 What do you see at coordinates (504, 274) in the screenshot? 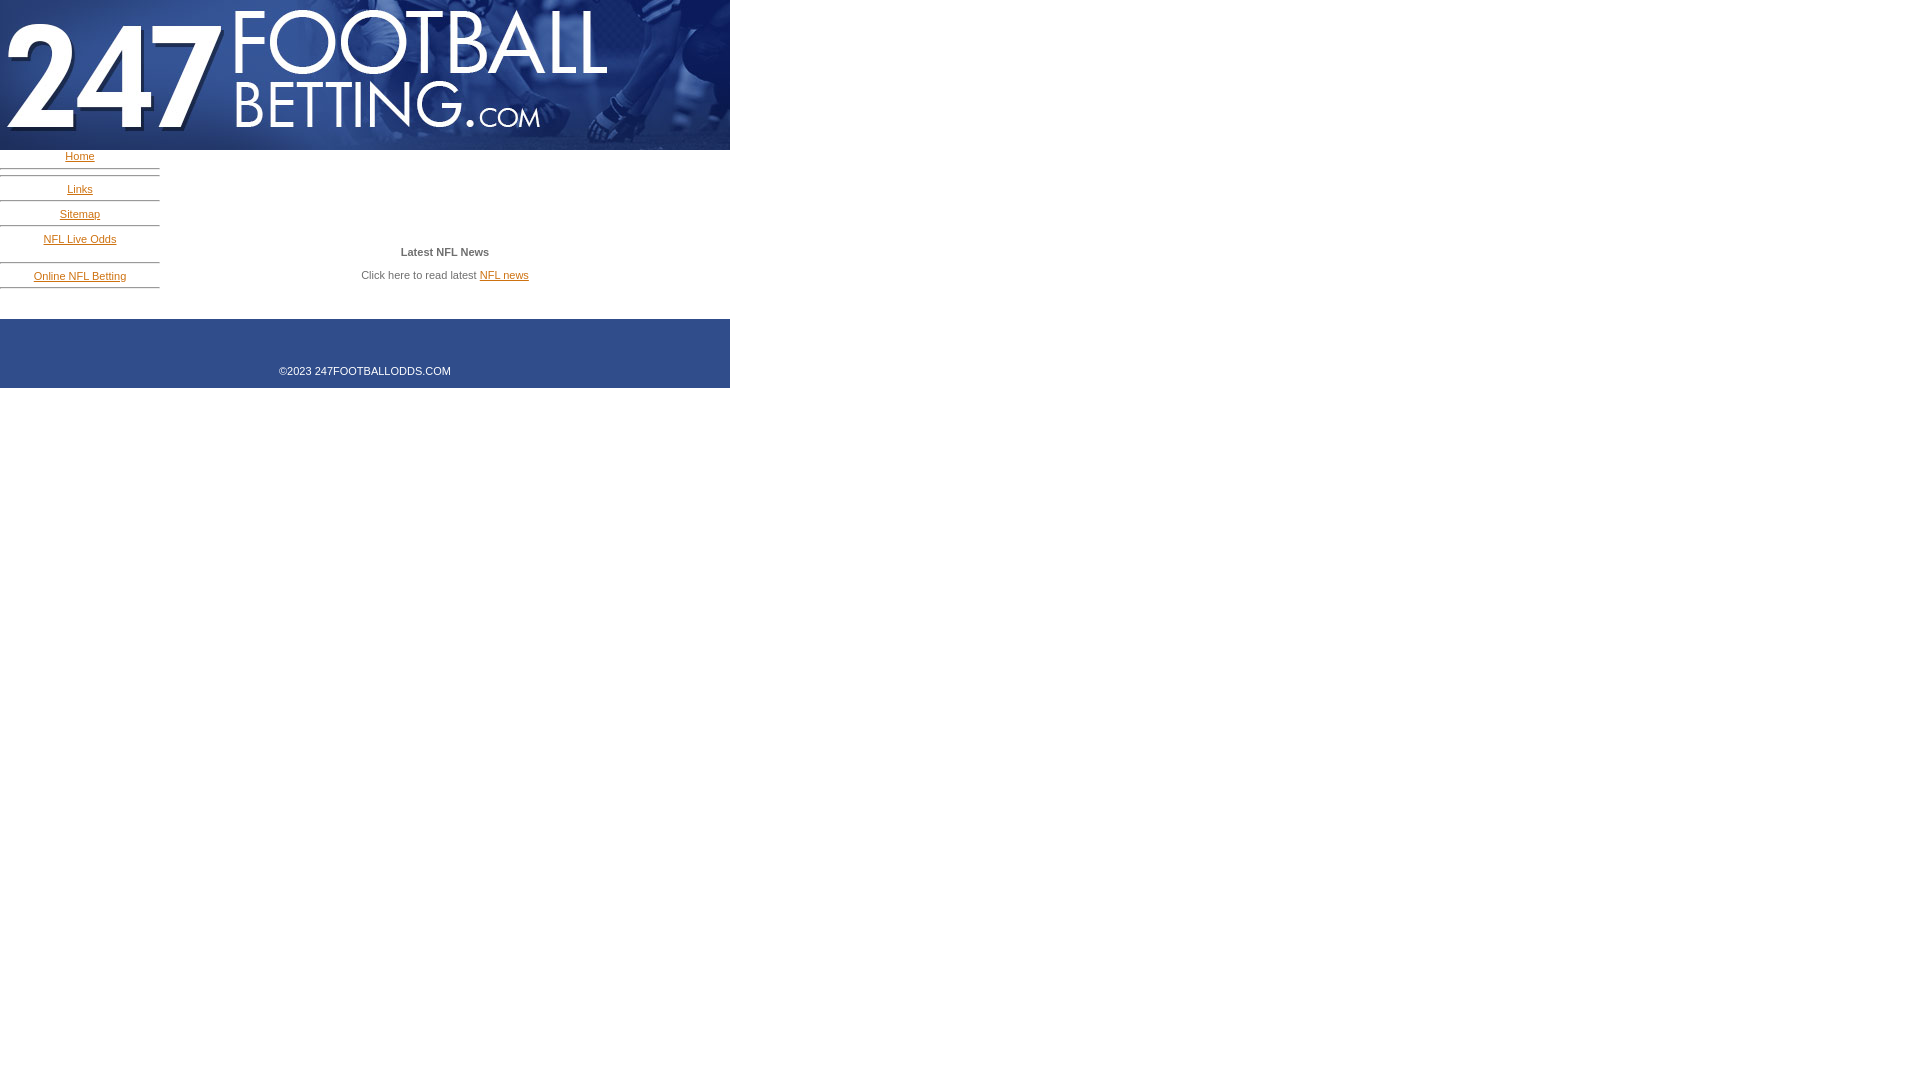
I see `'NFL news'` at bounding box center [504, 274].